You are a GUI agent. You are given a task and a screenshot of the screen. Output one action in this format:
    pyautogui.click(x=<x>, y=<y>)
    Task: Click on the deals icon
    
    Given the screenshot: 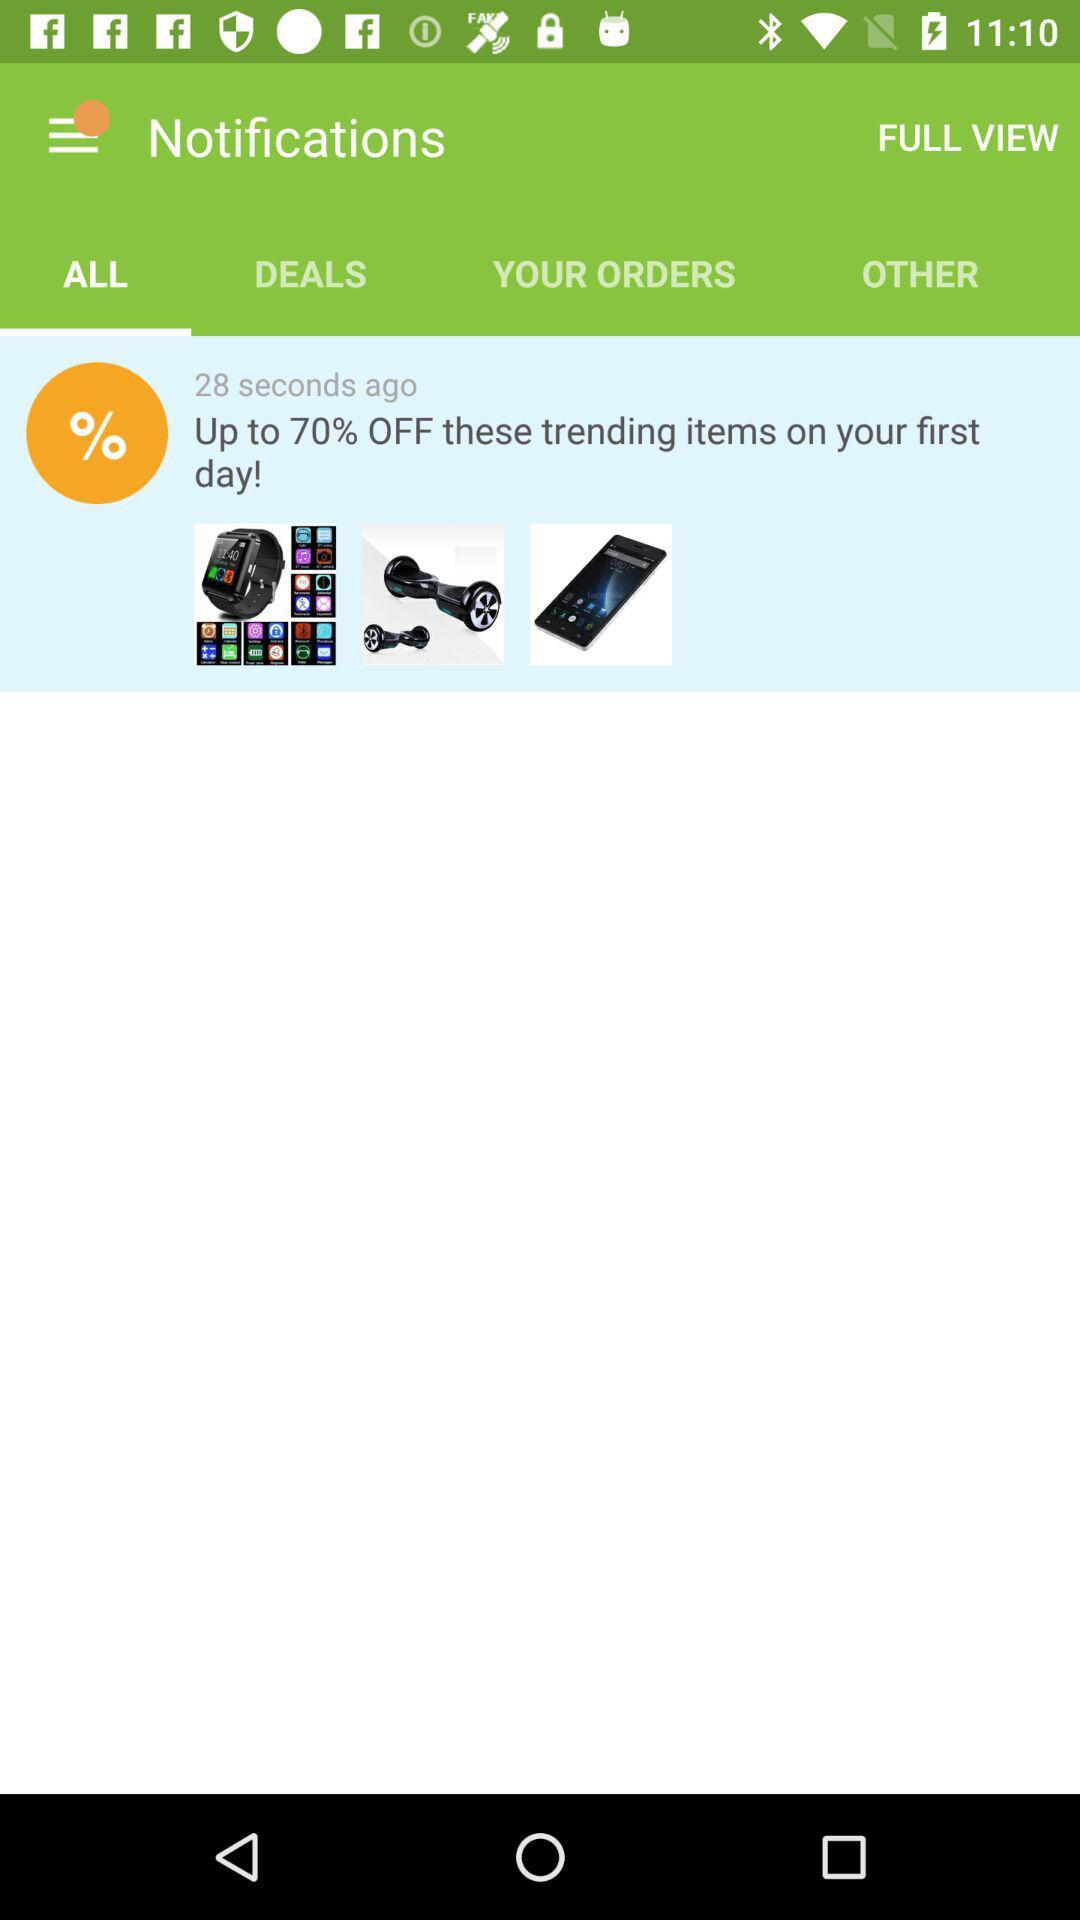 What is the action you would take?
    pyautogui.click(x=310, y=272)
    